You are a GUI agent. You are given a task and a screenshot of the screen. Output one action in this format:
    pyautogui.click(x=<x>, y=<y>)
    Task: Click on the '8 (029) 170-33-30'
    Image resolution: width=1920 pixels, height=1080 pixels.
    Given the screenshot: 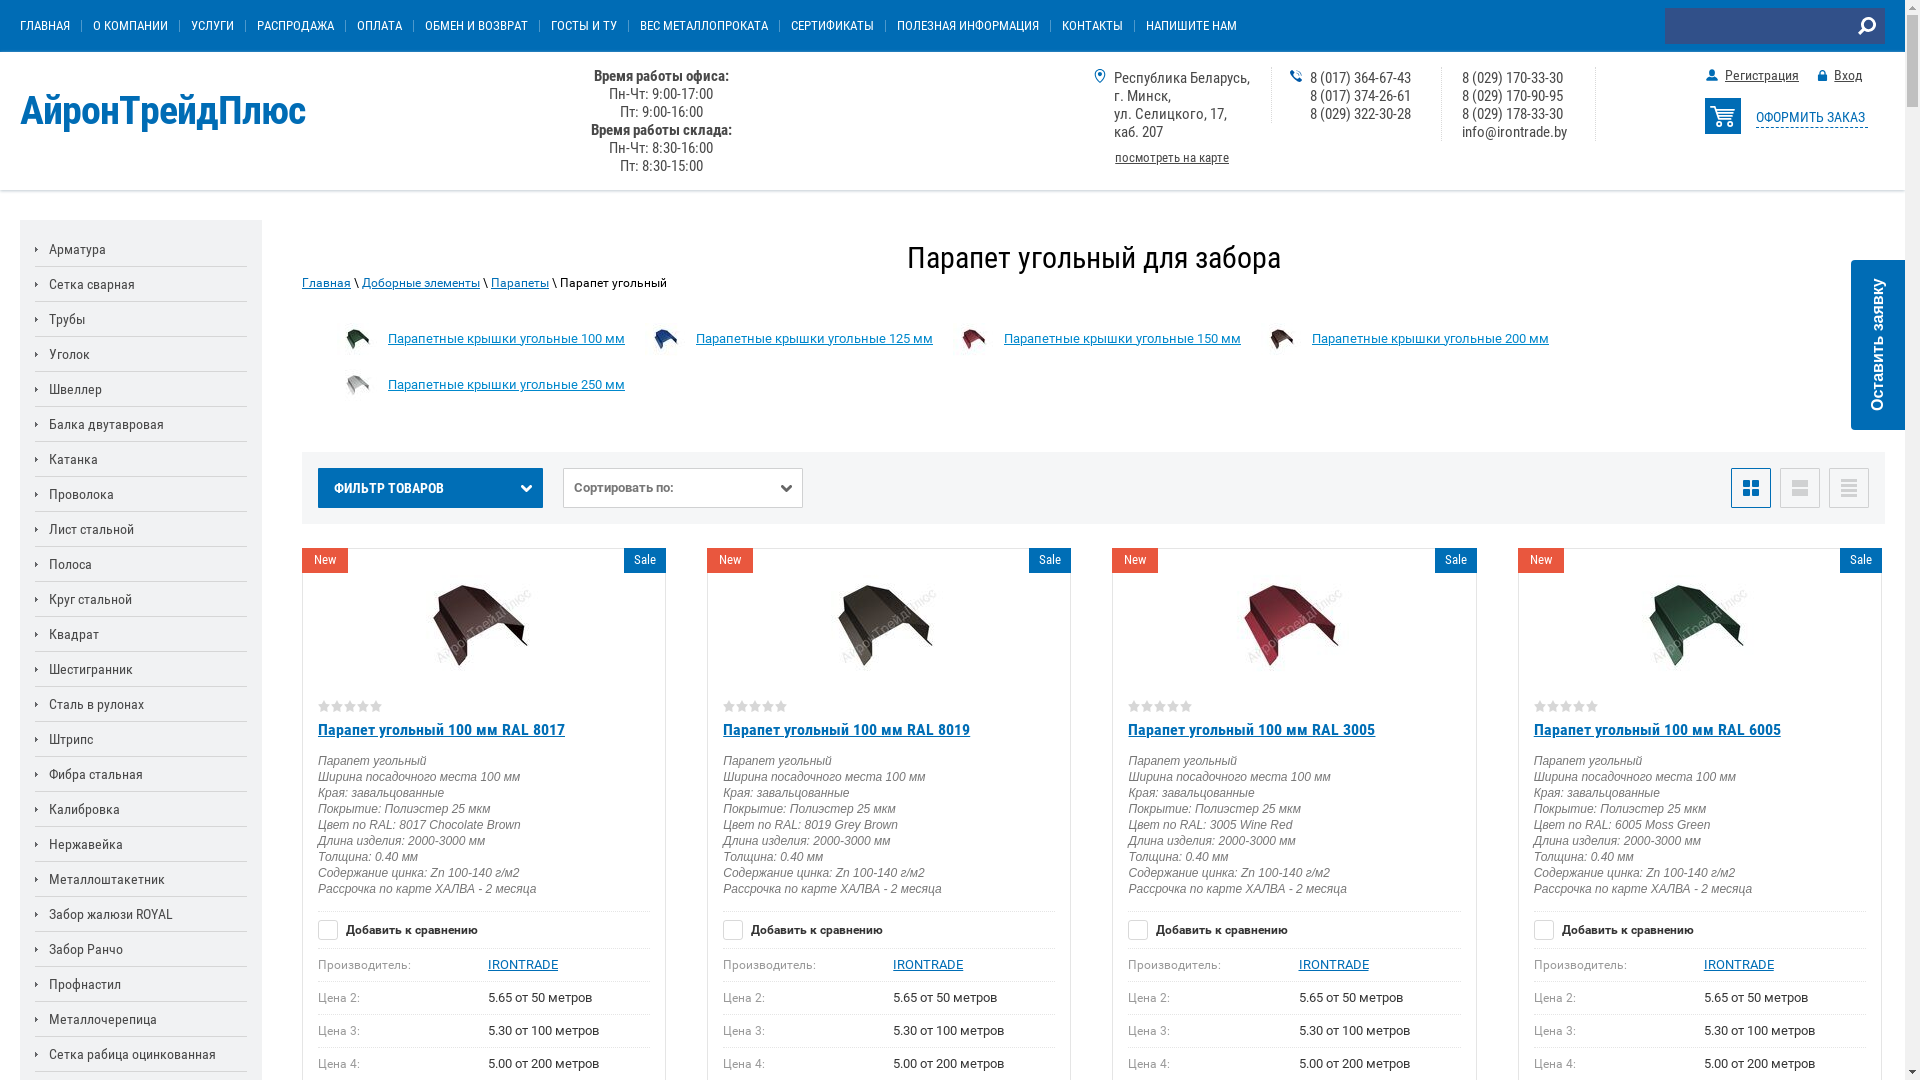 What is the action you would take?
    pyautogui.click(x=1512, y=76)
    